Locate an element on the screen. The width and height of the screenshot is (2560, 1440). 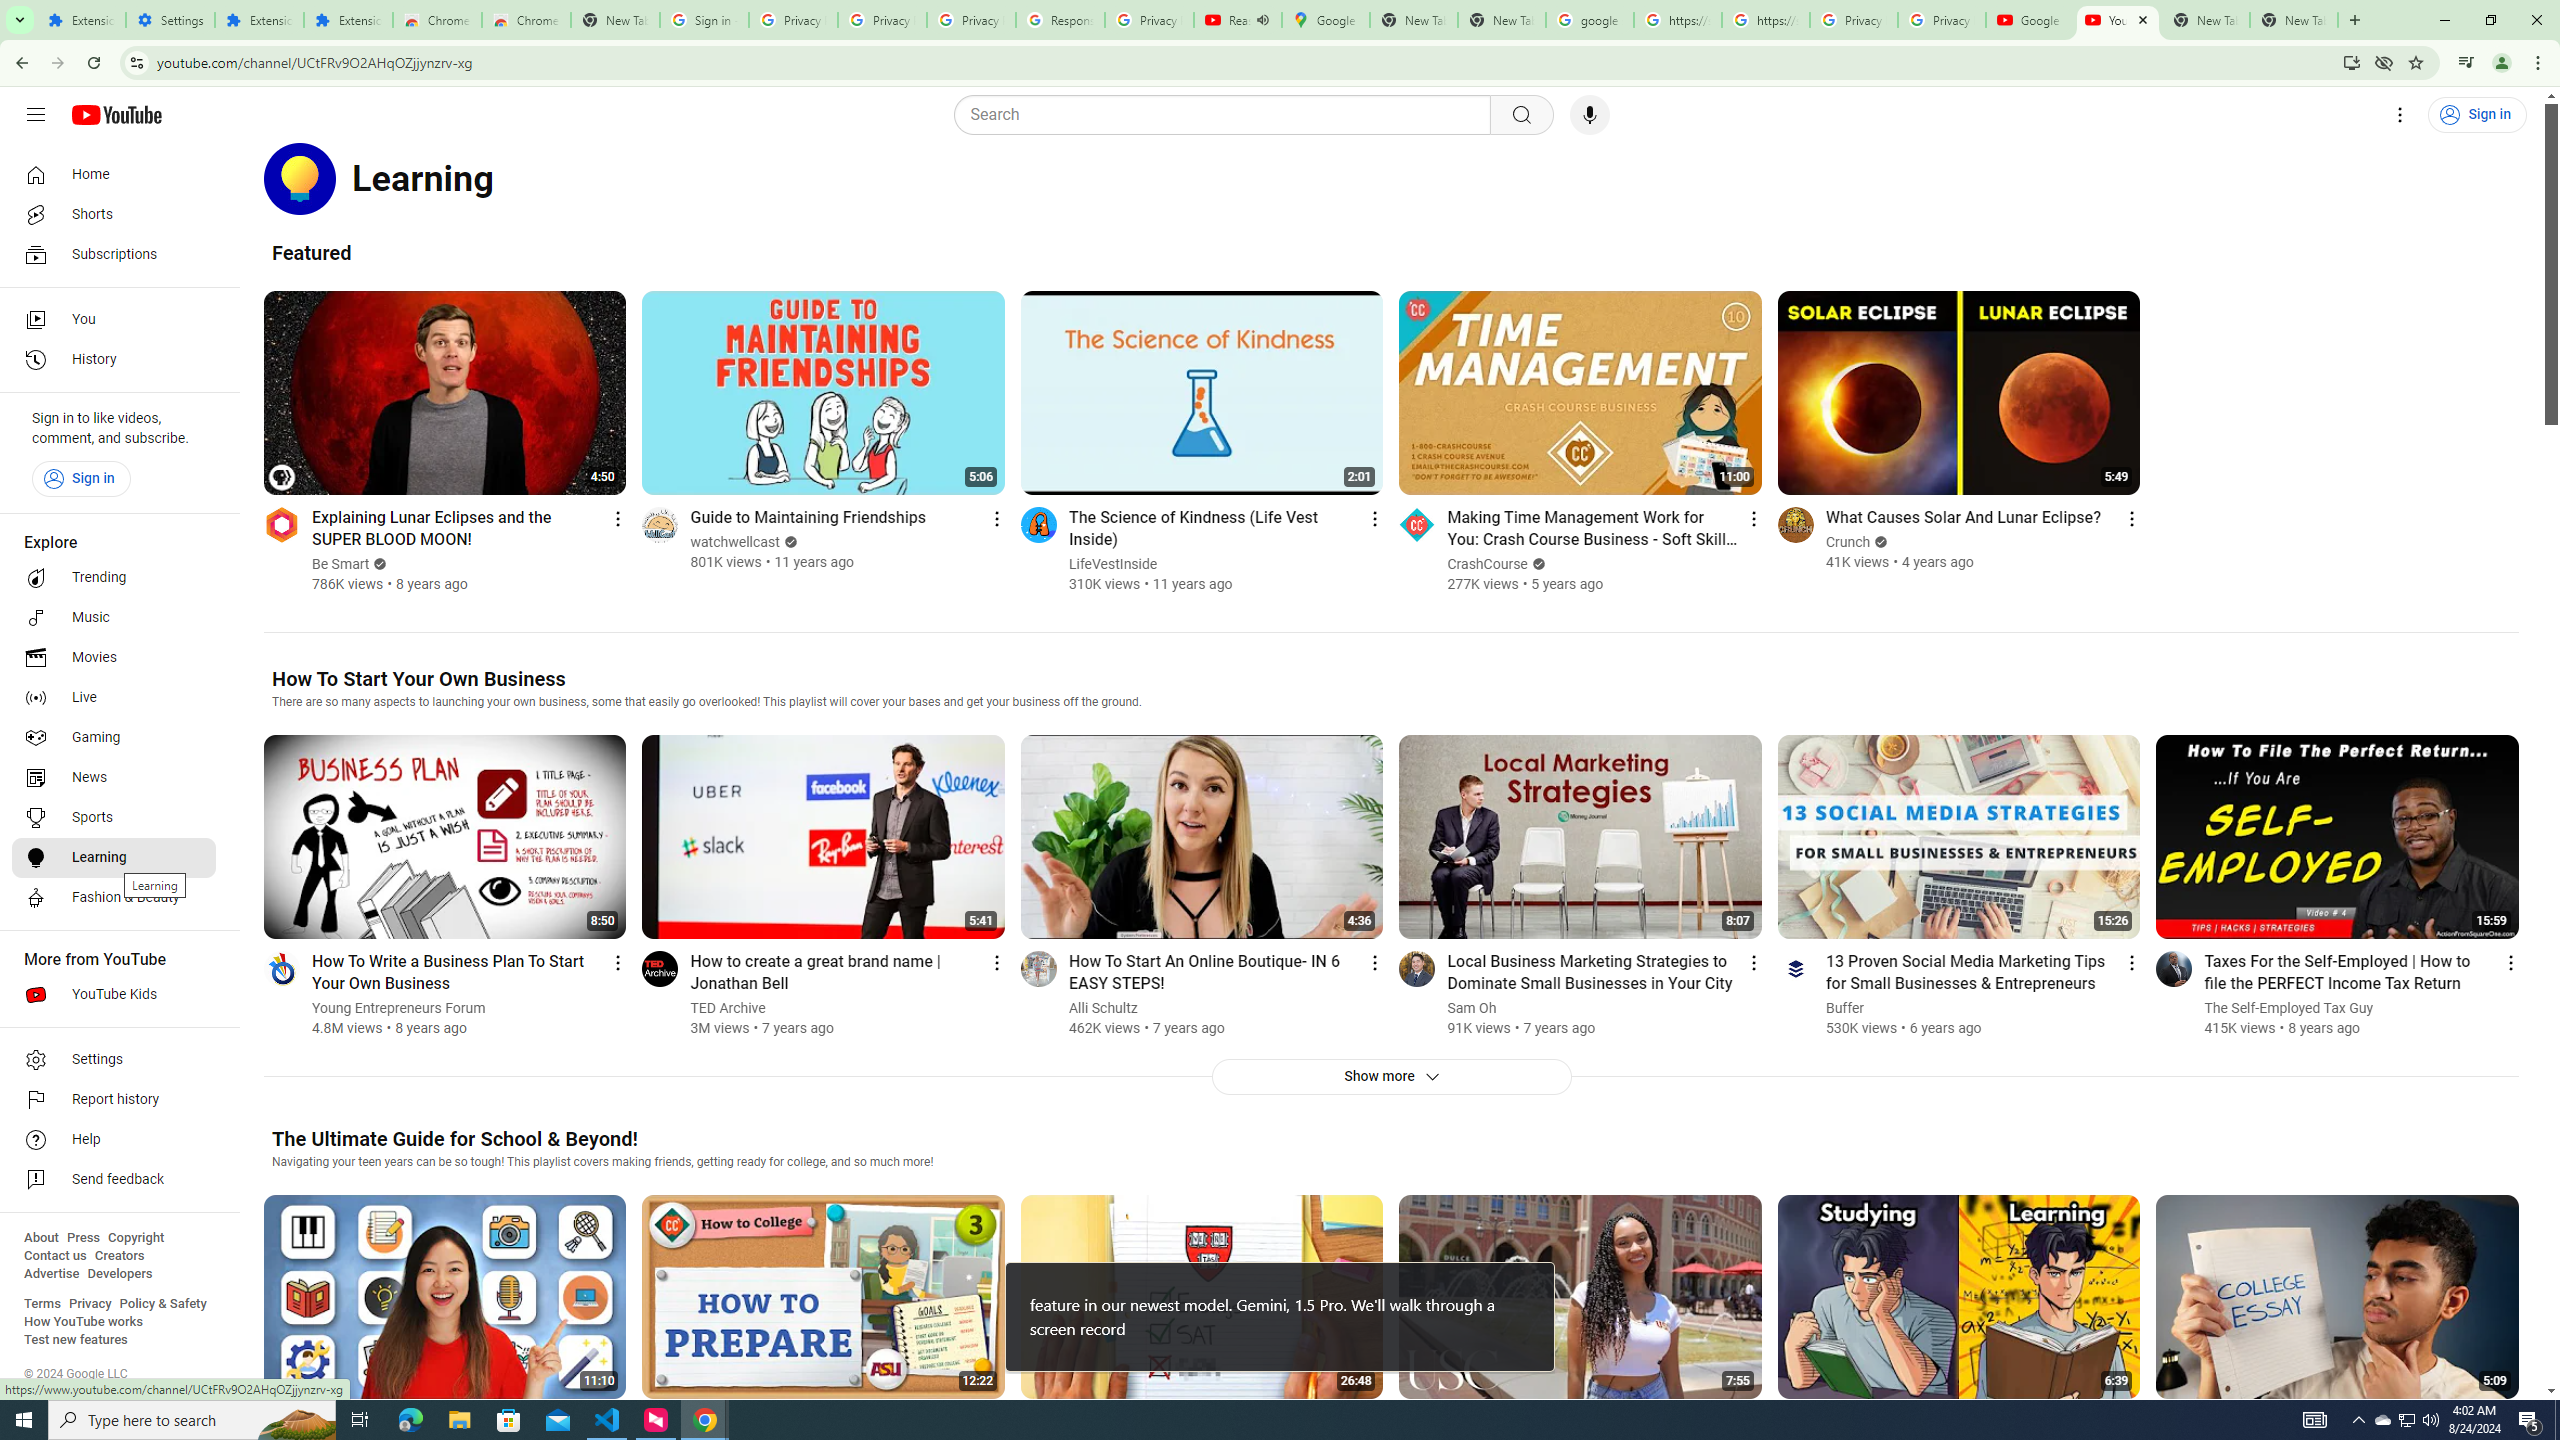
'Action menu' is located at coordinates (2511, 961).